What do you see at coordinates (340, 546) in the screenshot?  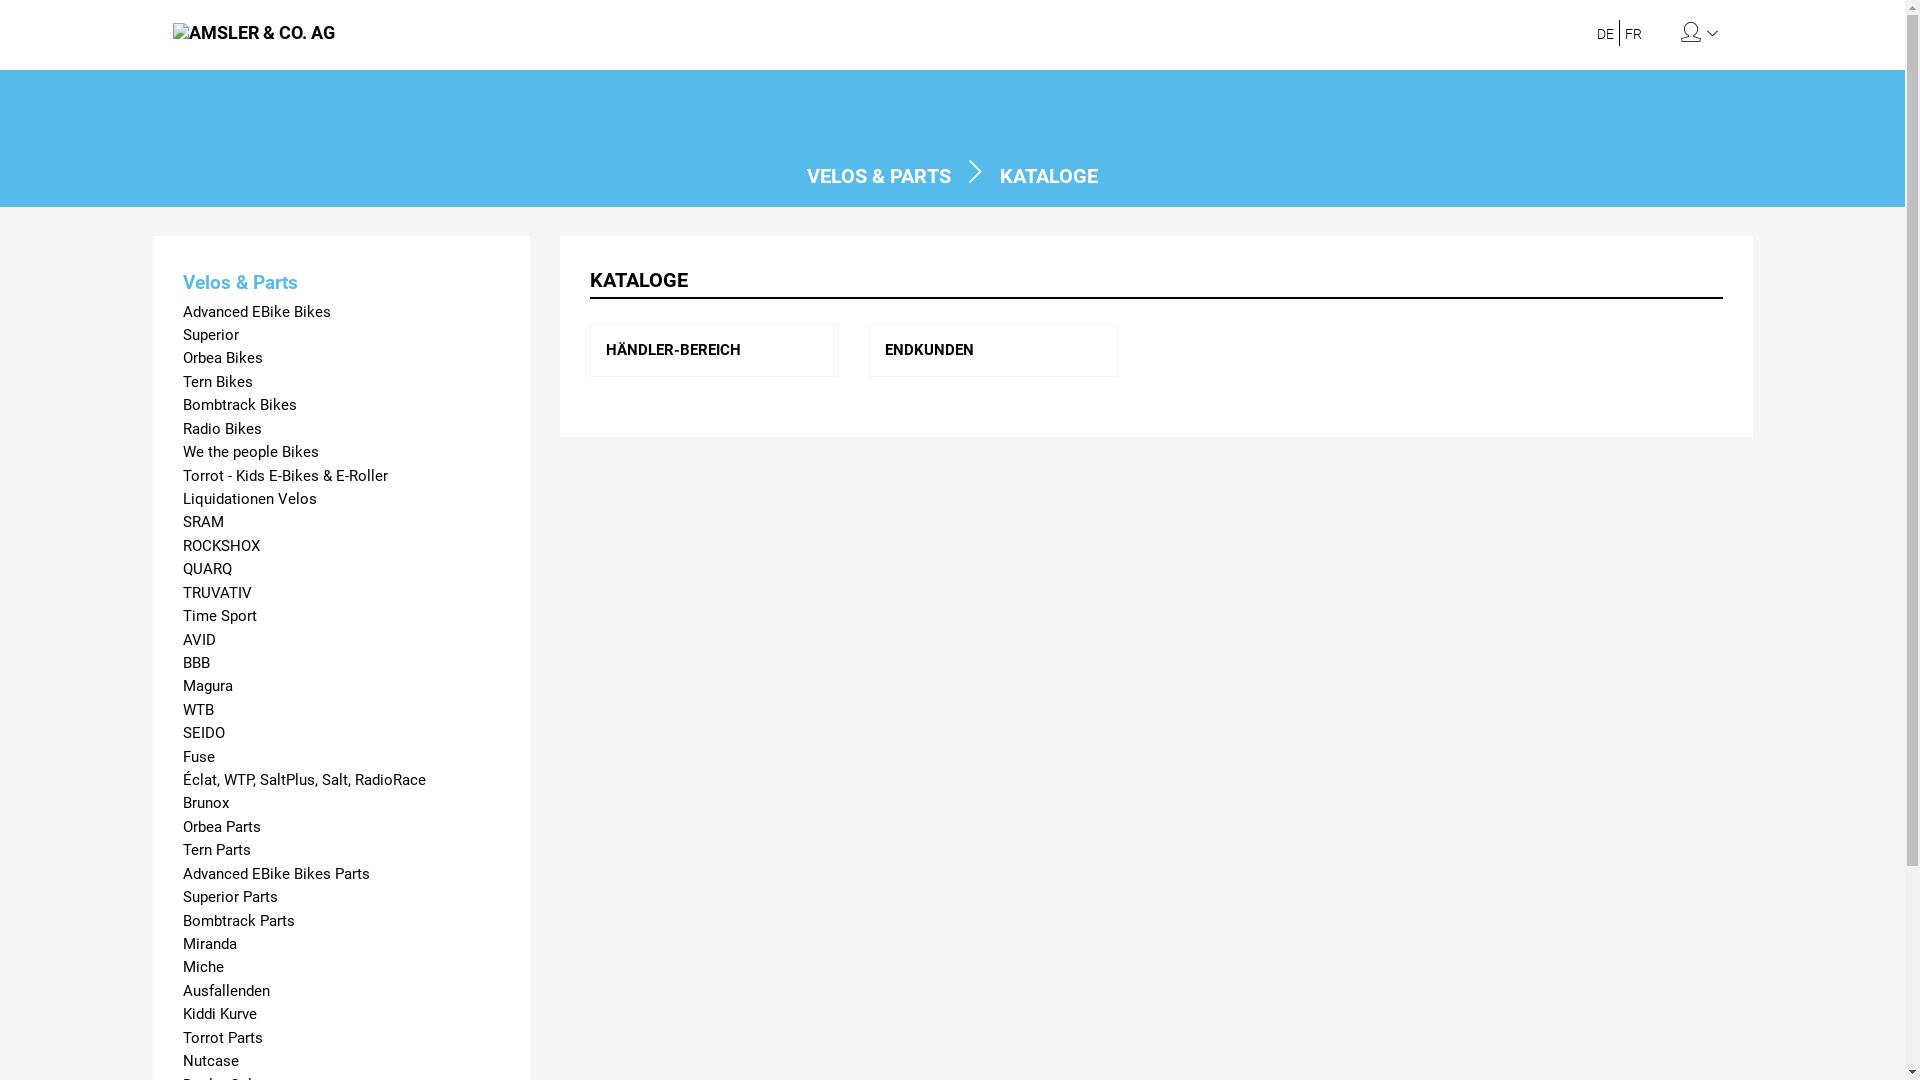 I see `'ROCKSHOX'` at bounding box center [340, 546].